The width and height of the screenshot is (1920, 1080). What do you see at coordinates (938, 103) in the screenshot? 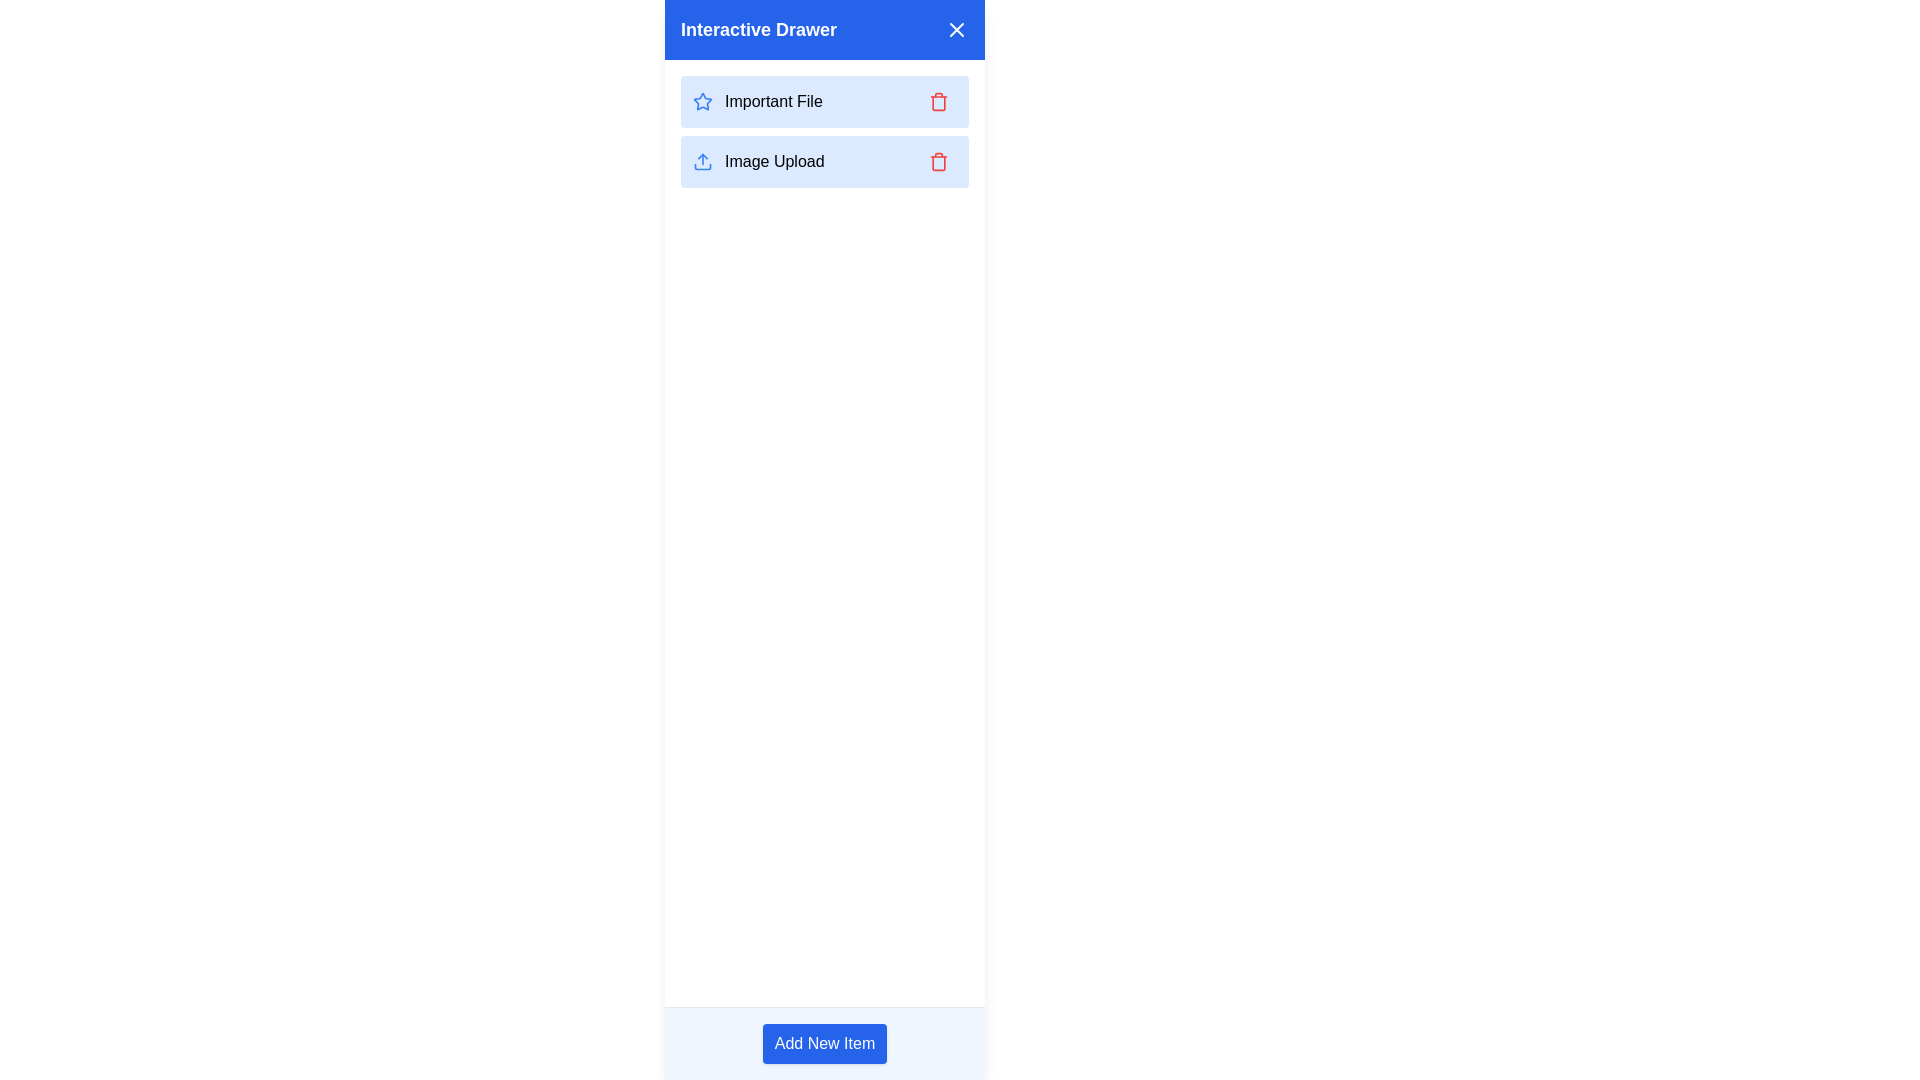
I see `the trash bin icon component located on the right side of the 'Important File' interactive list item in the vertical drawer interface` at bounding box center [938, 103].